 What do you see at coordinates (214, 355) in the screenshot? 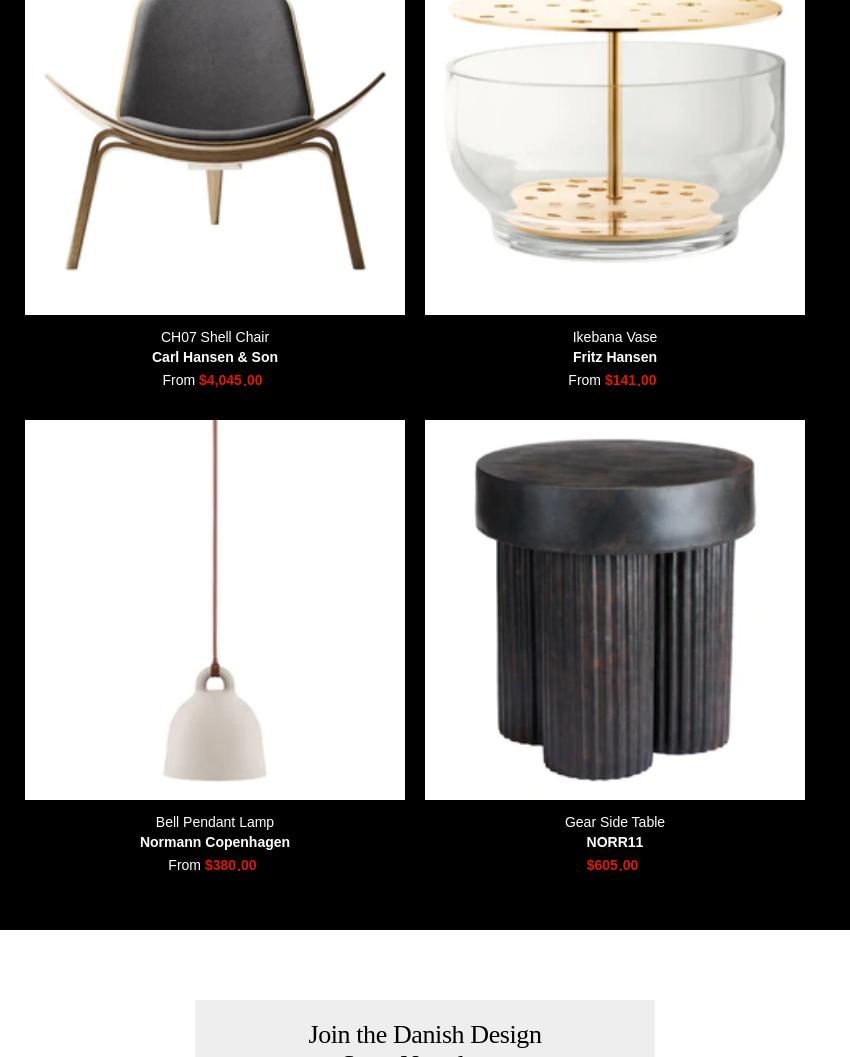
I see `'Carl Hansen & Son'` at bounding box center [214, 355].